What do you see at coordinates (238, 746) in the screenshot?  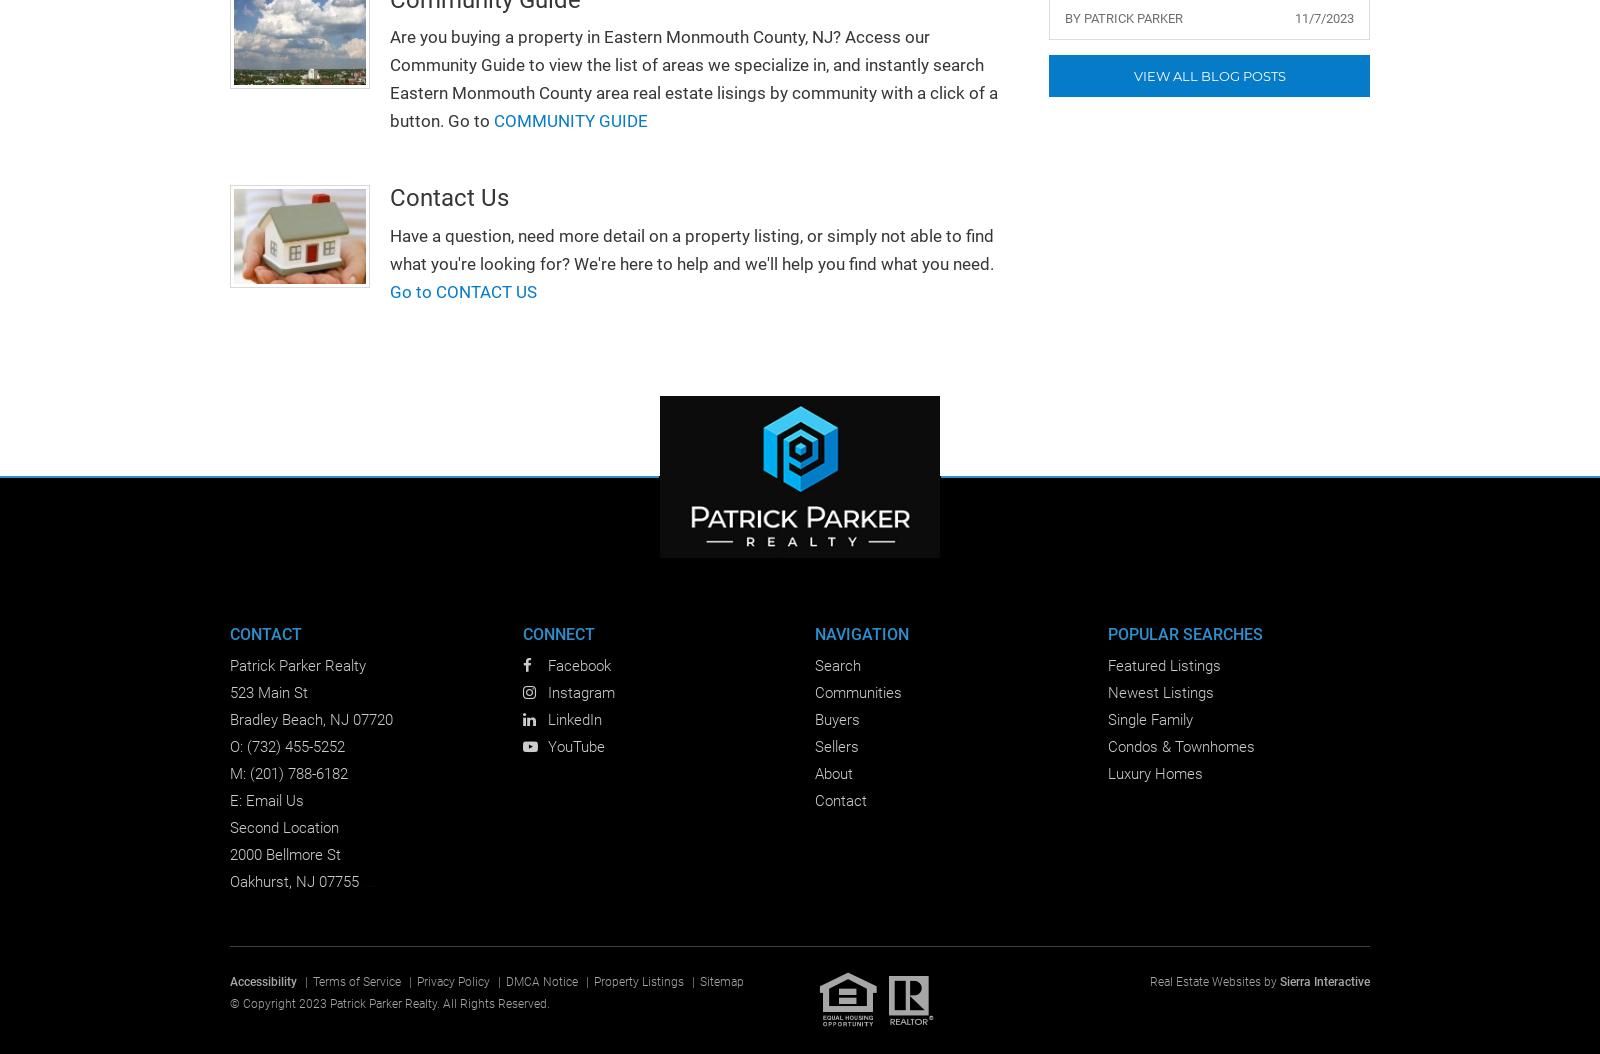 I see `'O:'` at bounding box center [238, 746].